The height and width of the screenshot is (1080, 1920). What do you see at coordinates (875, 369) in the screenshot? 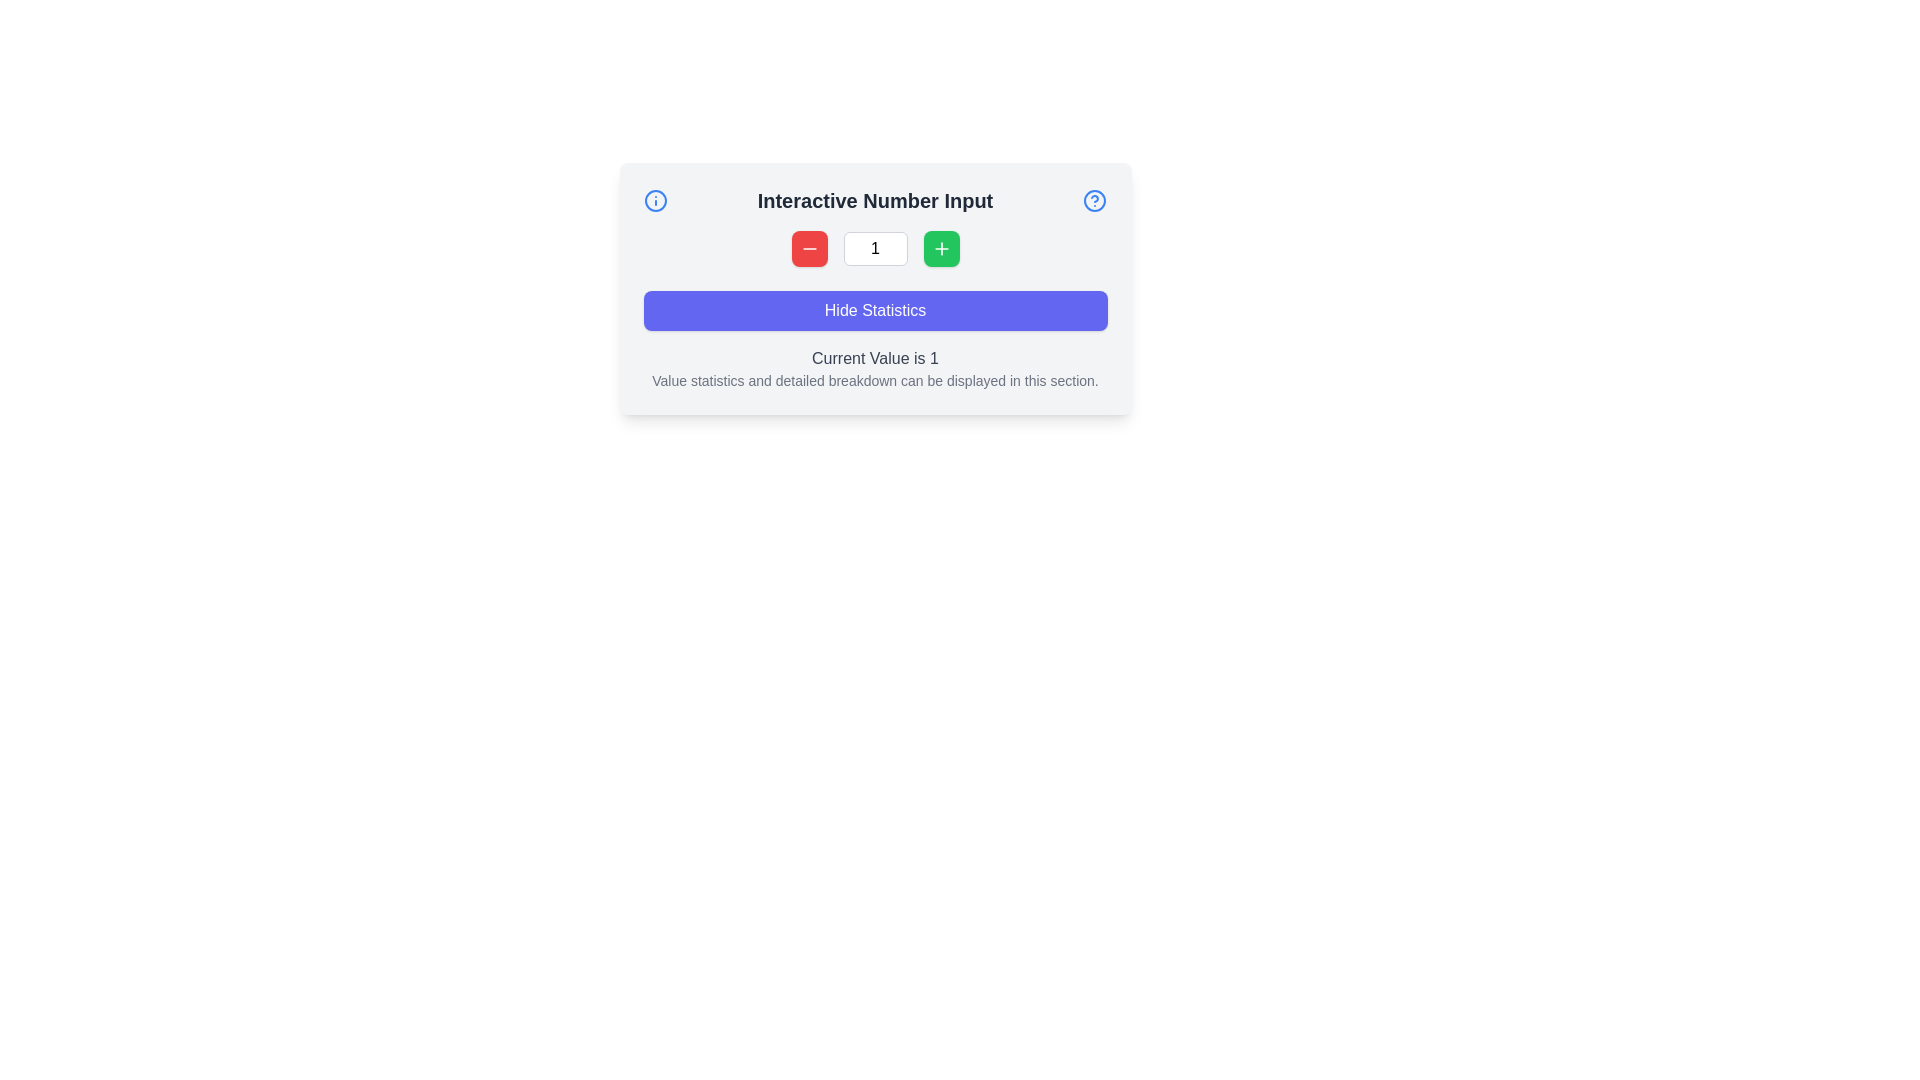
I see `the text block titled 'Current Value is 1', which contains the descriptive message 'Value statistics and detailed breakdown can be displayed in this section.' This text block is located within the 'Interactive Number Input' section, beneath the 'Hide Statistics' button` at bounding box center [875, 369].